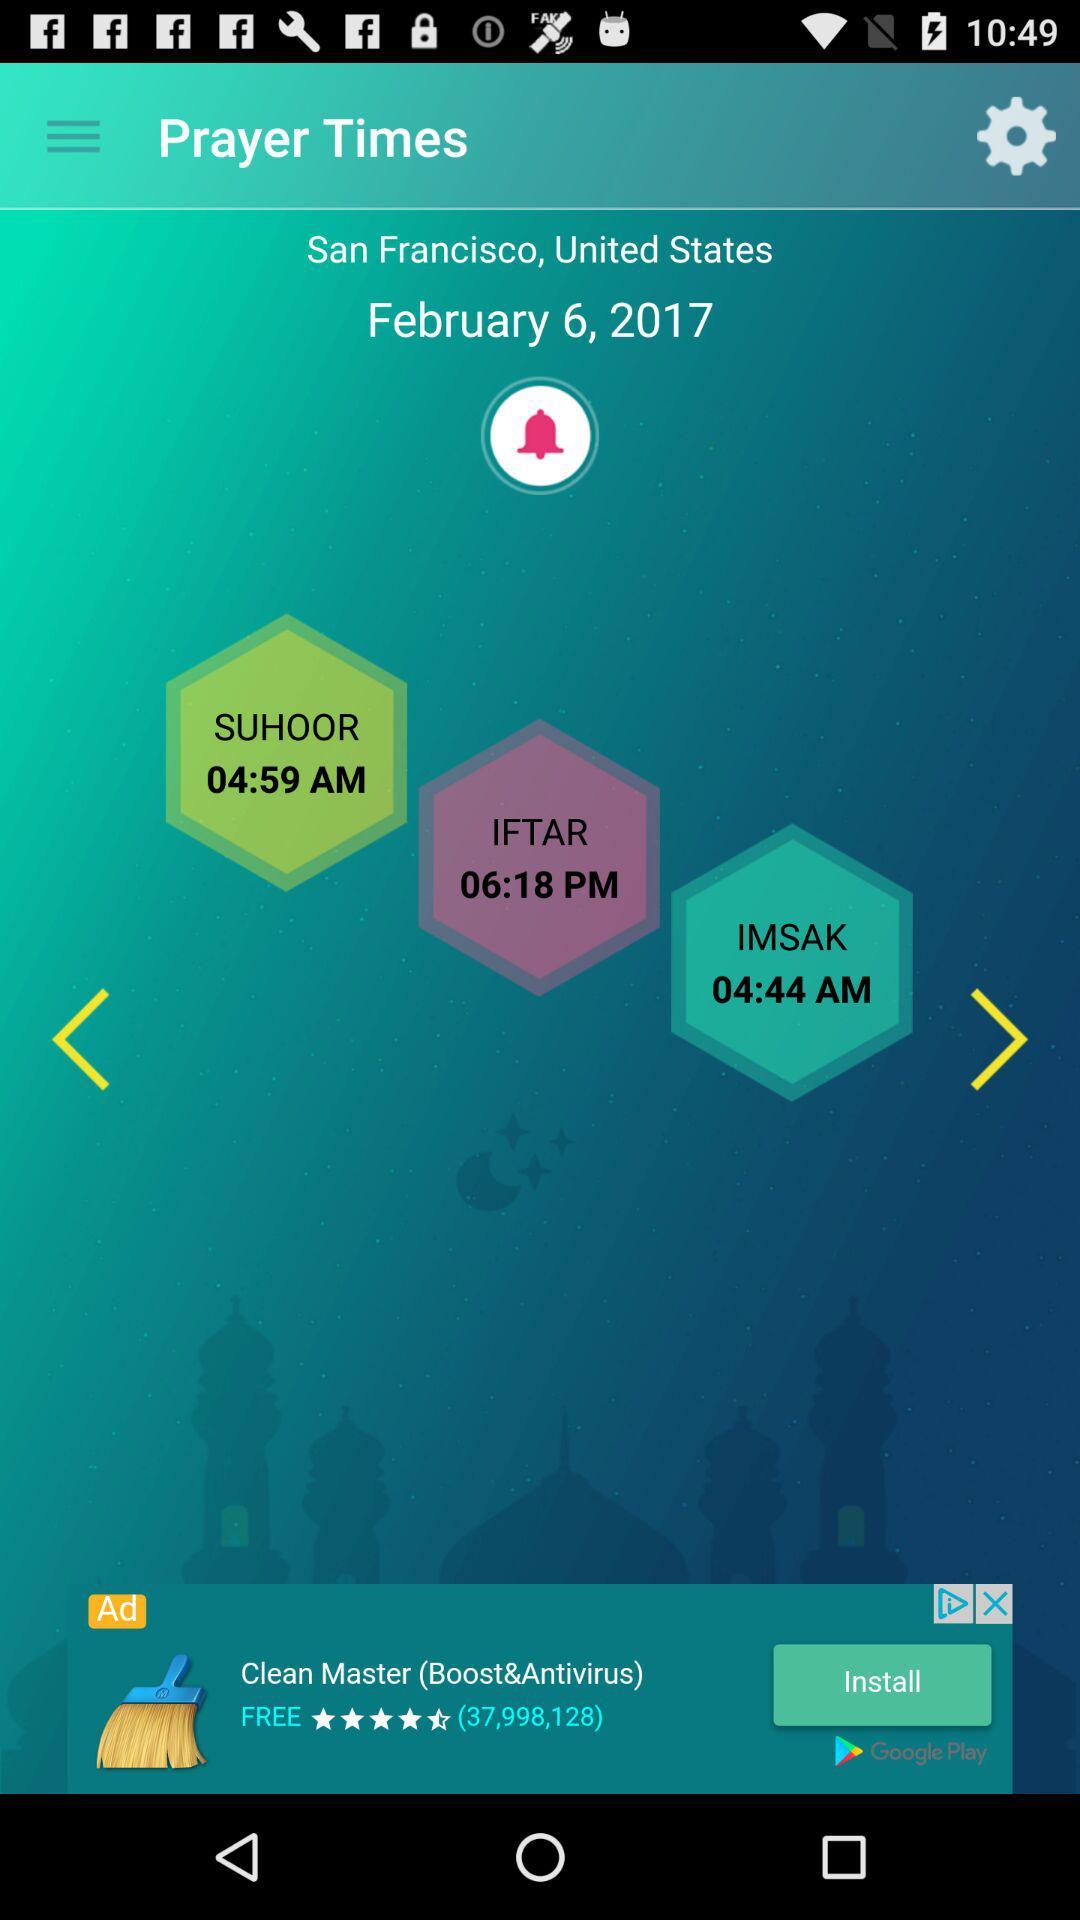 This screenshot has height=1920, width=1080. I want to click on previous day, so click(79, 1039).